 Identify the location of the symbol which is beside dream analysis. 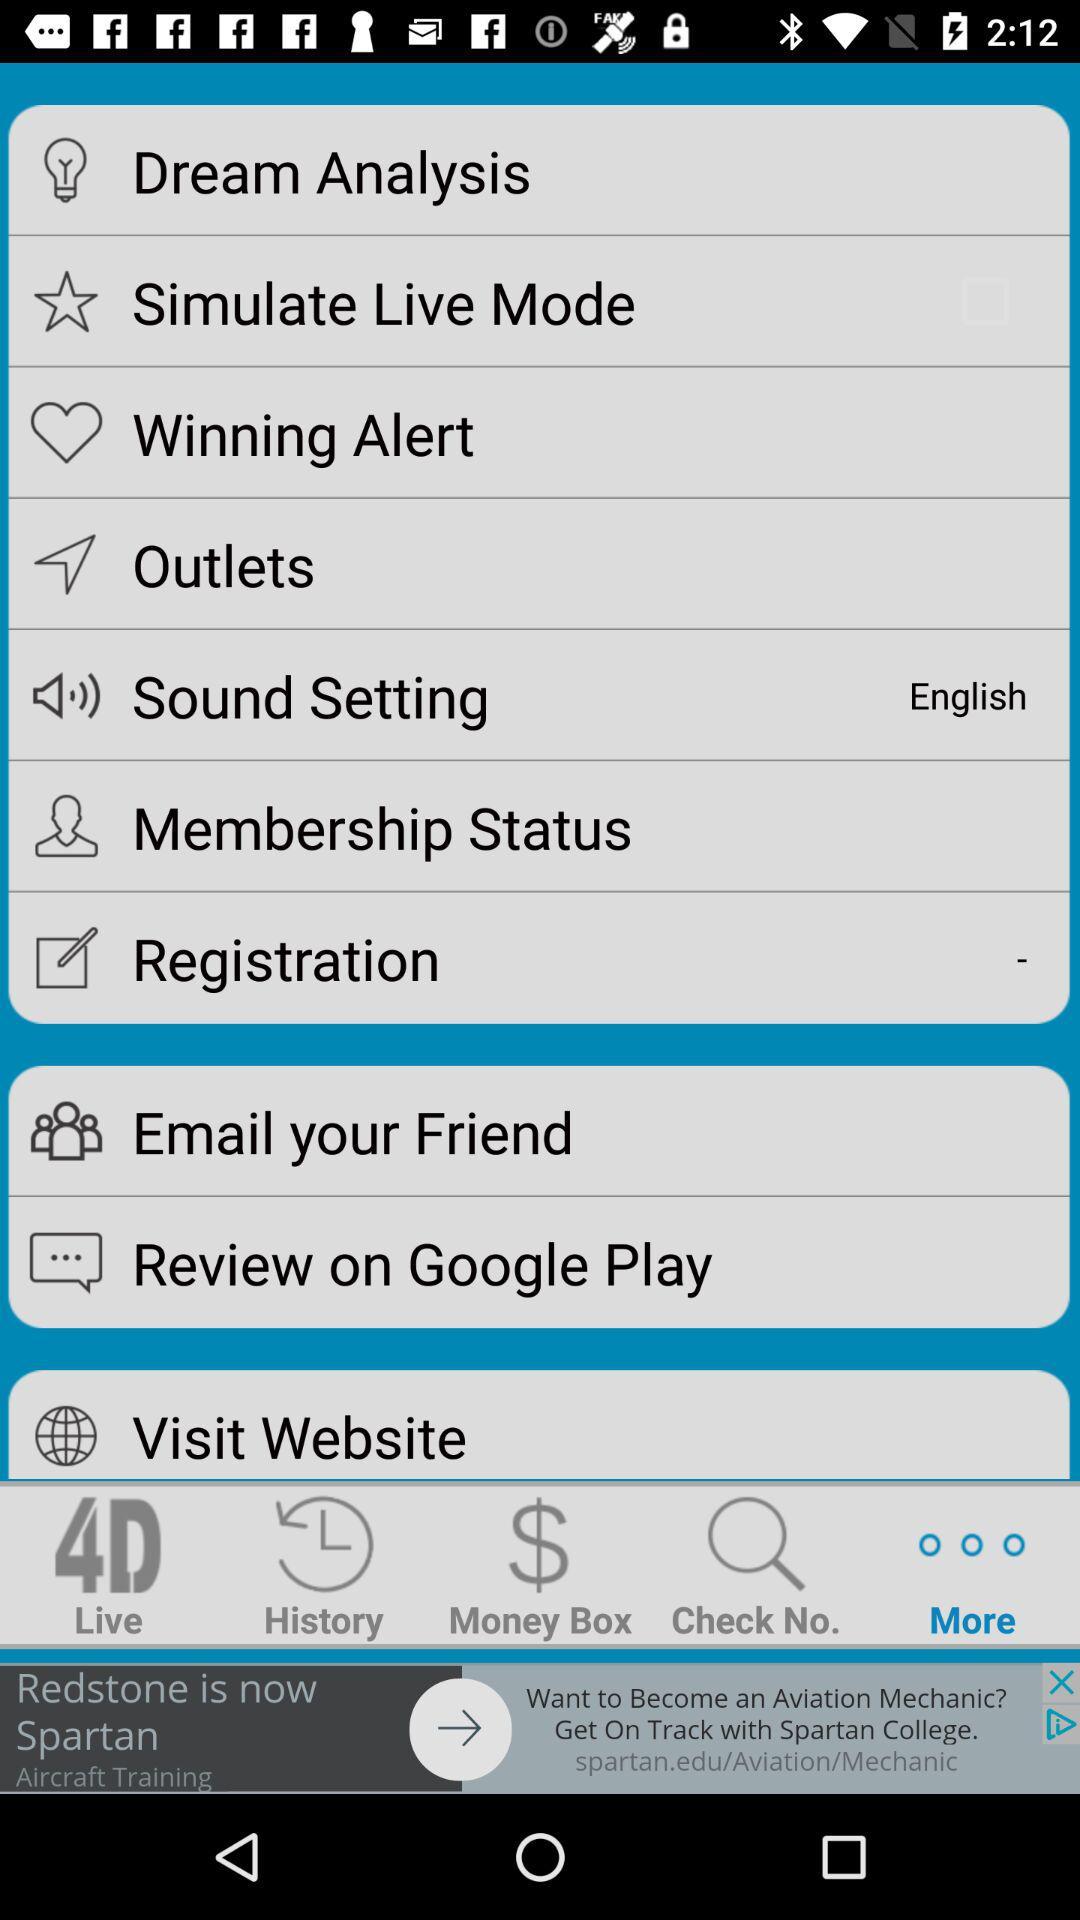
(65, 170).